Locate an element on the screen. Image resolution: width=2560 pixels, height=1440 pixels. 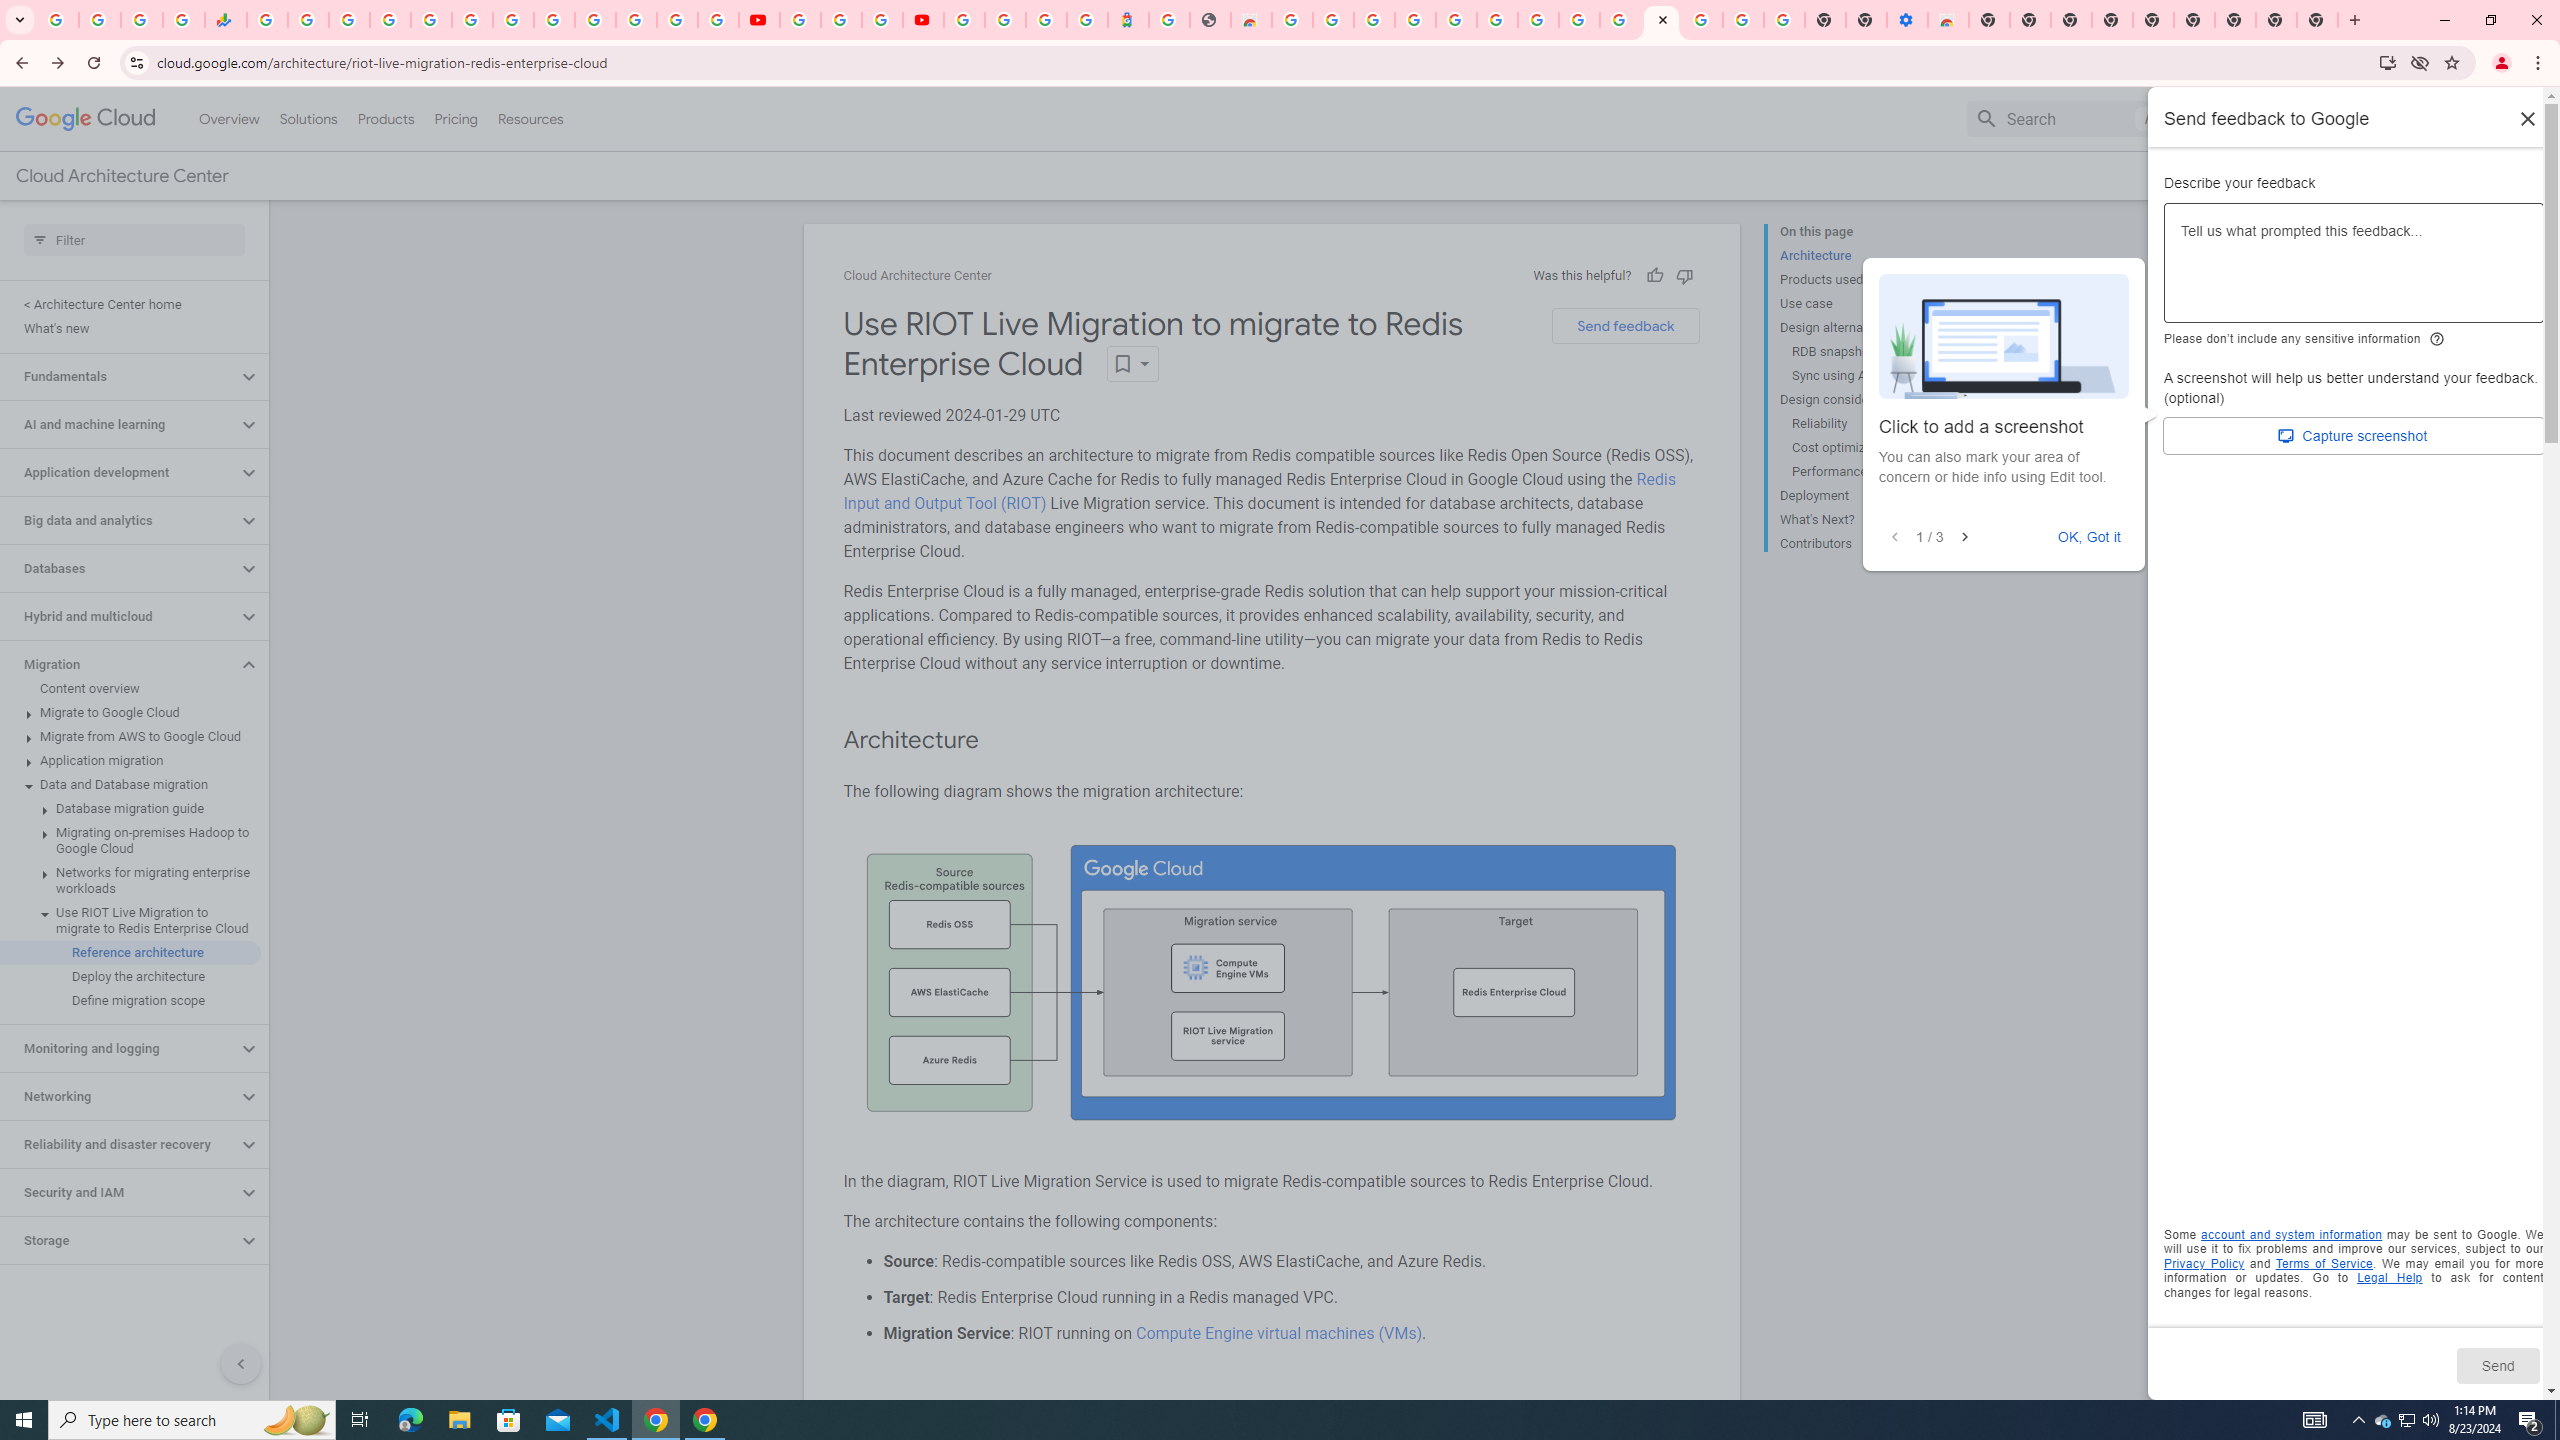
'Networks for migrating enterprise workloads' is located at coordinates (130, 880).